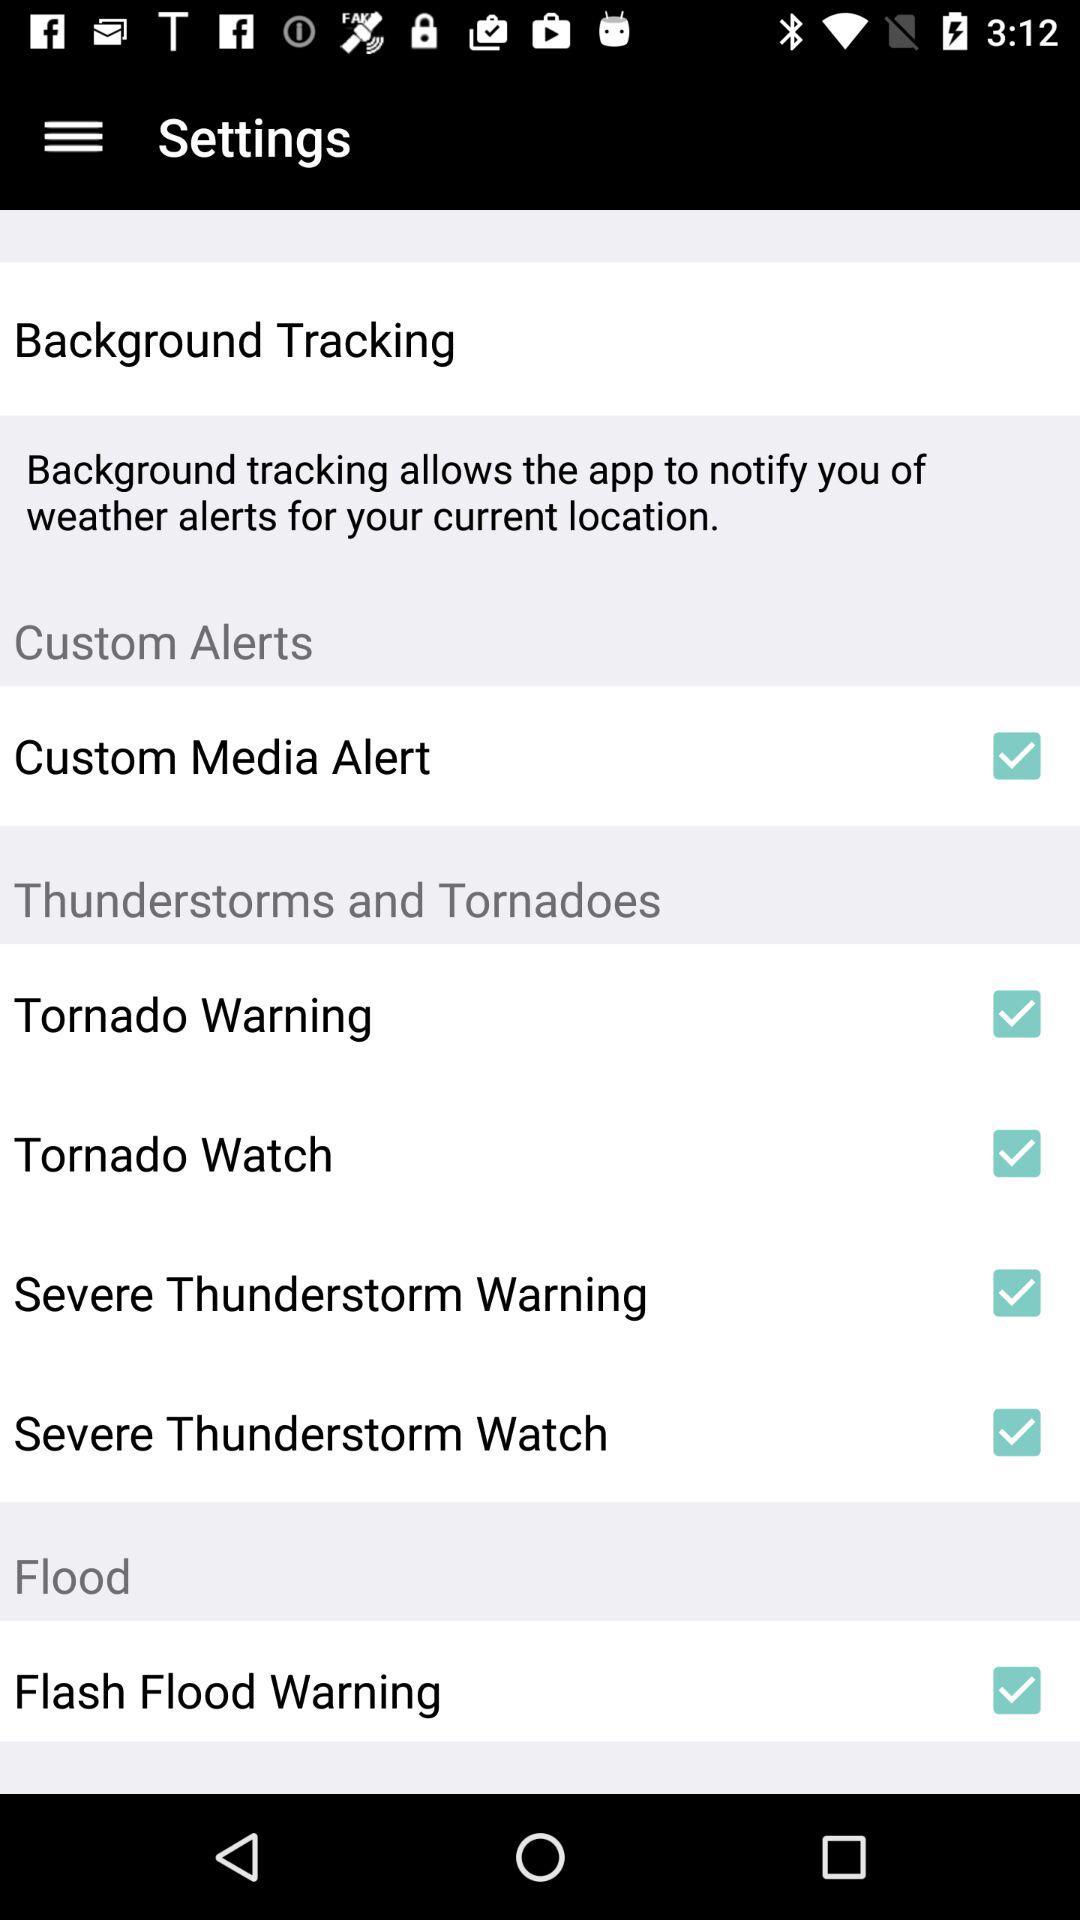 This screenshot has width=1080, height=1920. Describe the element at coordinates (72, 135) in the screenshot. I see `list of options` at that location.